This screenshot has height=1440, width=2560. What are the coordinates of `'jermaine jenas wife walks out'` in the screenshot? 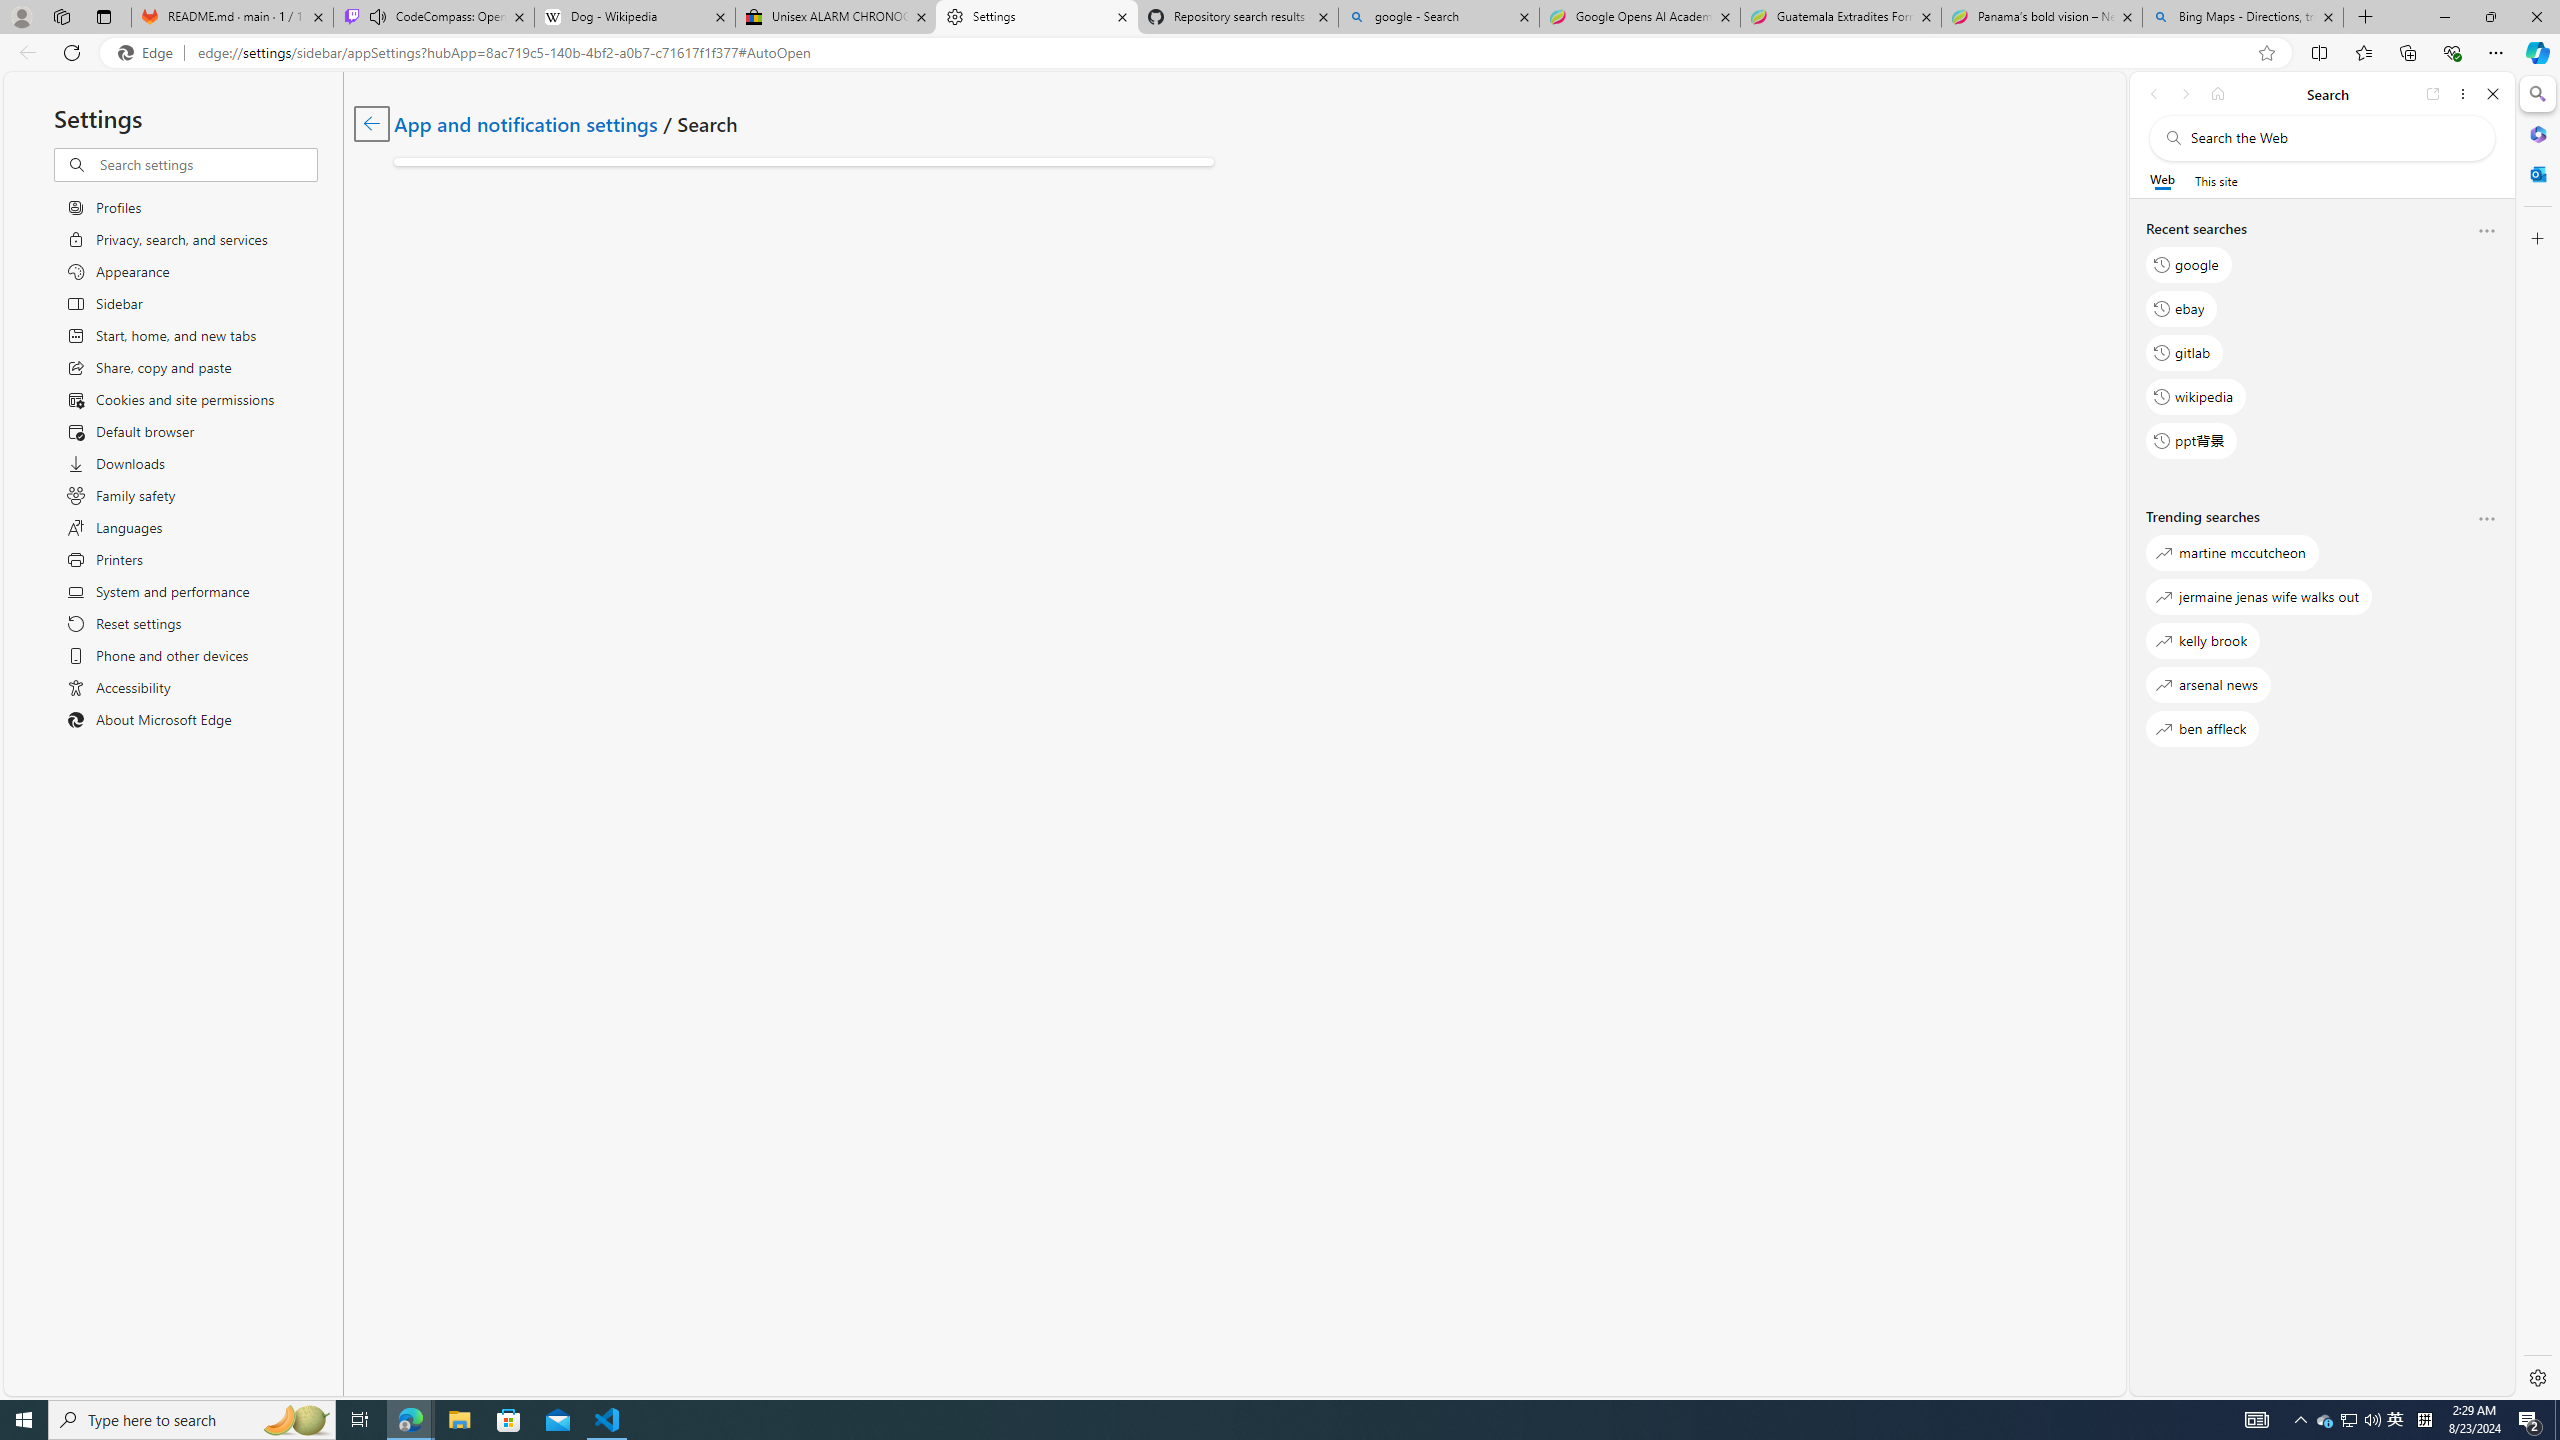 It's located at (2258, 595).